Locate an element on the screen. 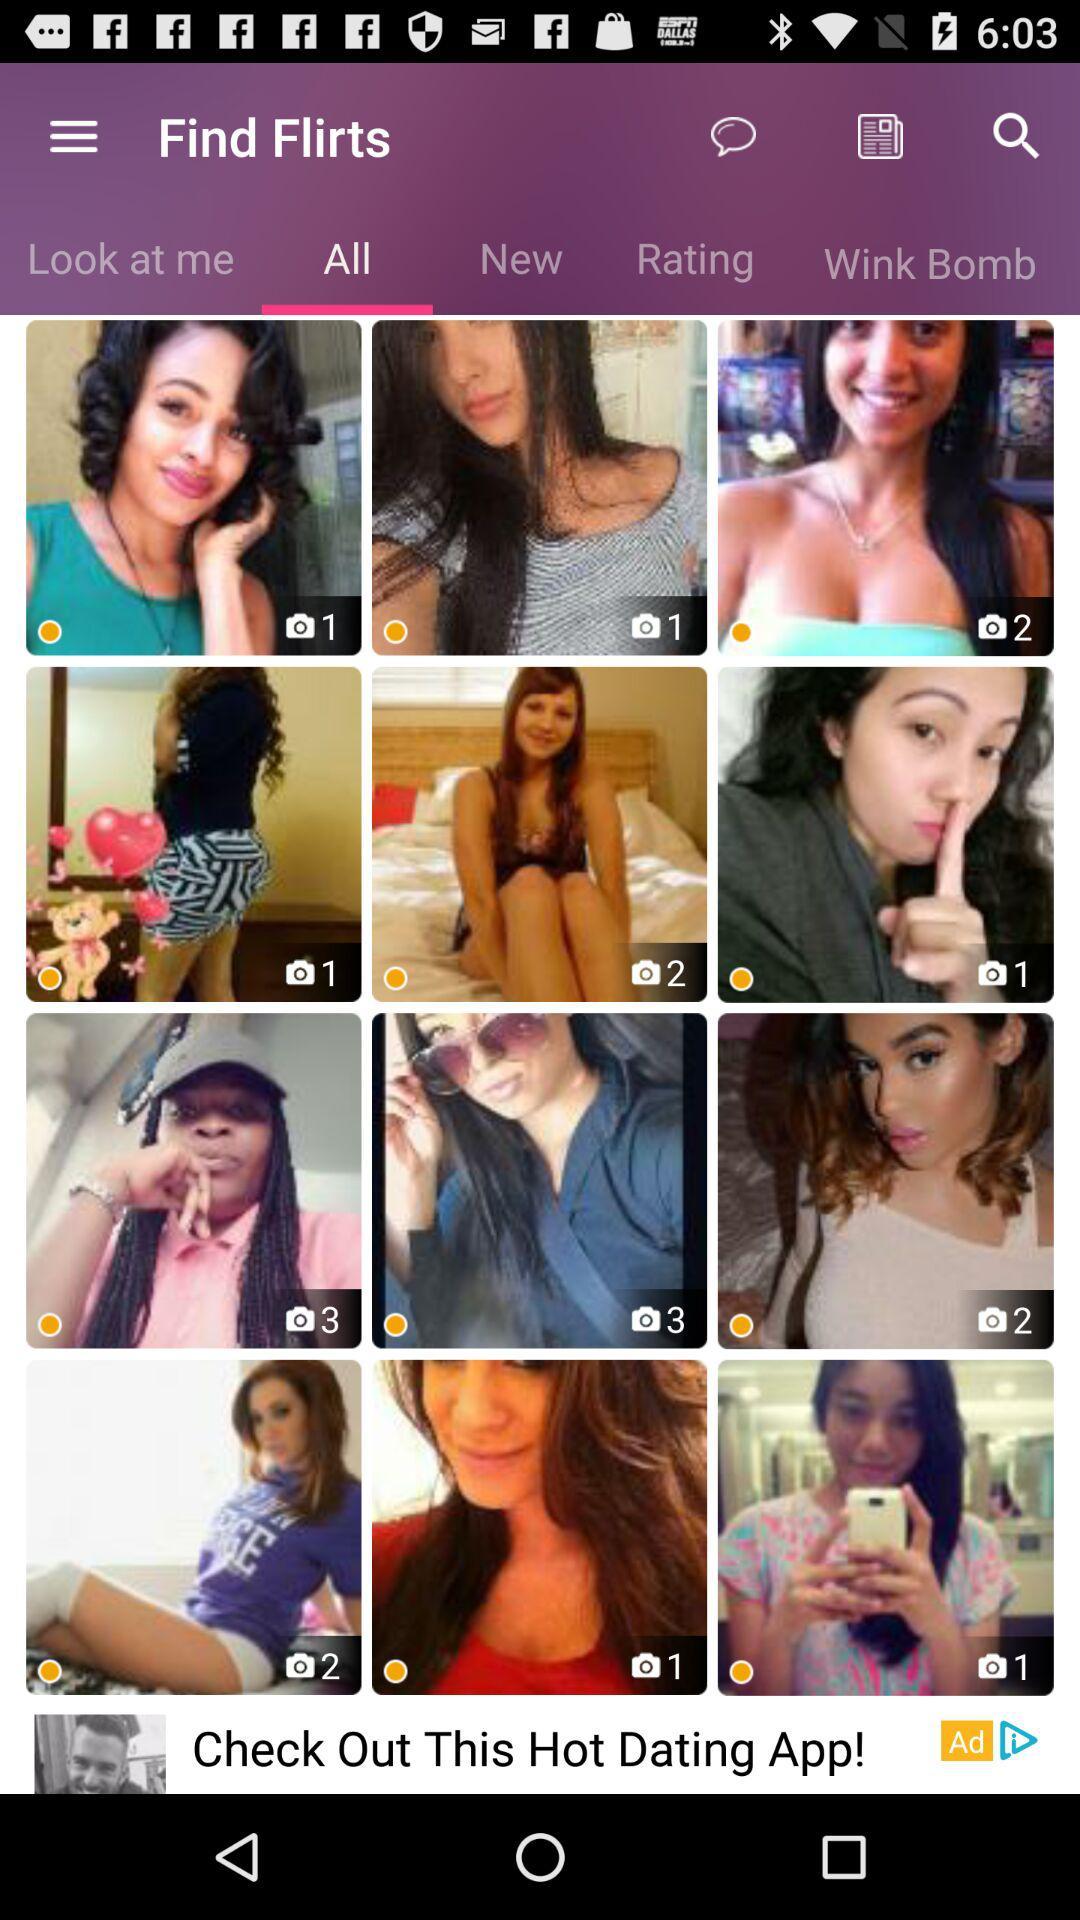 The image size is (1080, 1920). the item below the look at me is located at coordinates (193, 487).